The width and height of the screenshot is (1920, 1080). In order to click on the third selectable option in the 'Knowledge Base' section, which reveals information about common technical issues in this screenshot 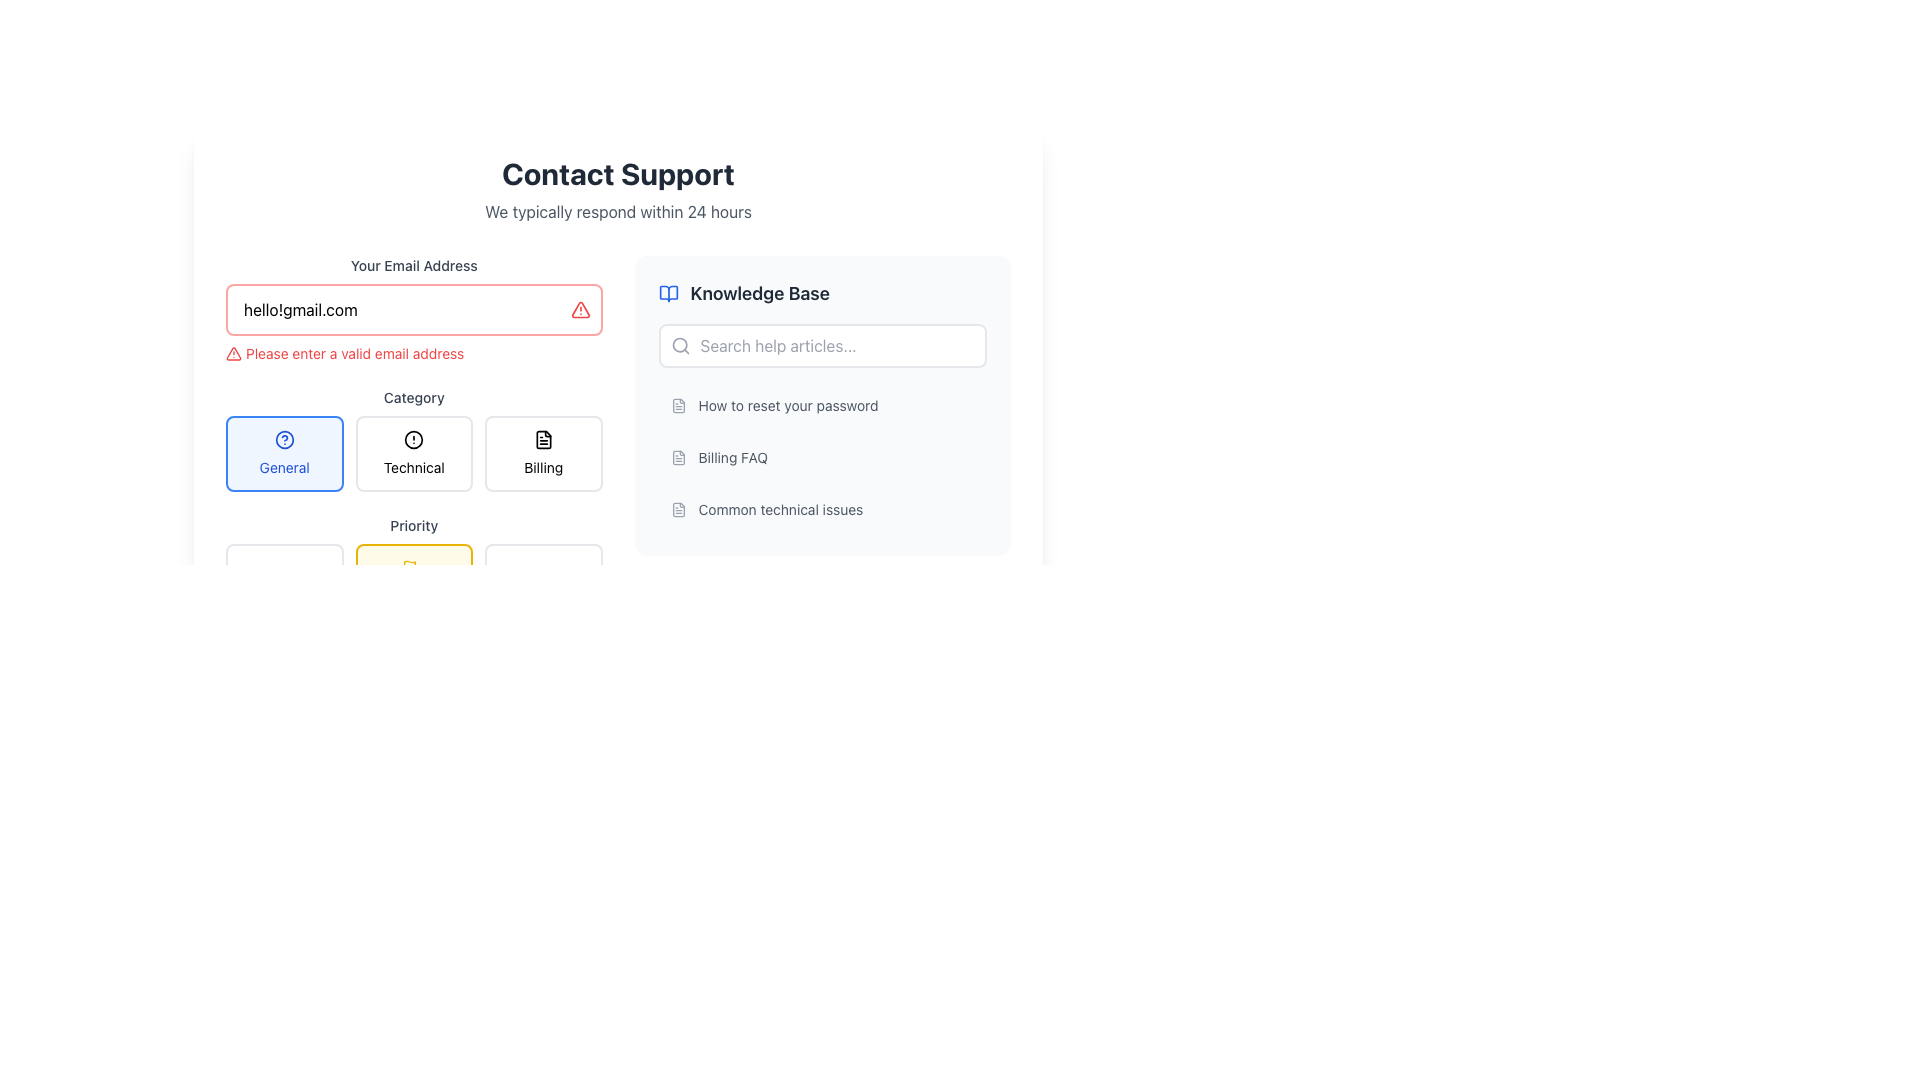, I will do `click(822, 508)`.